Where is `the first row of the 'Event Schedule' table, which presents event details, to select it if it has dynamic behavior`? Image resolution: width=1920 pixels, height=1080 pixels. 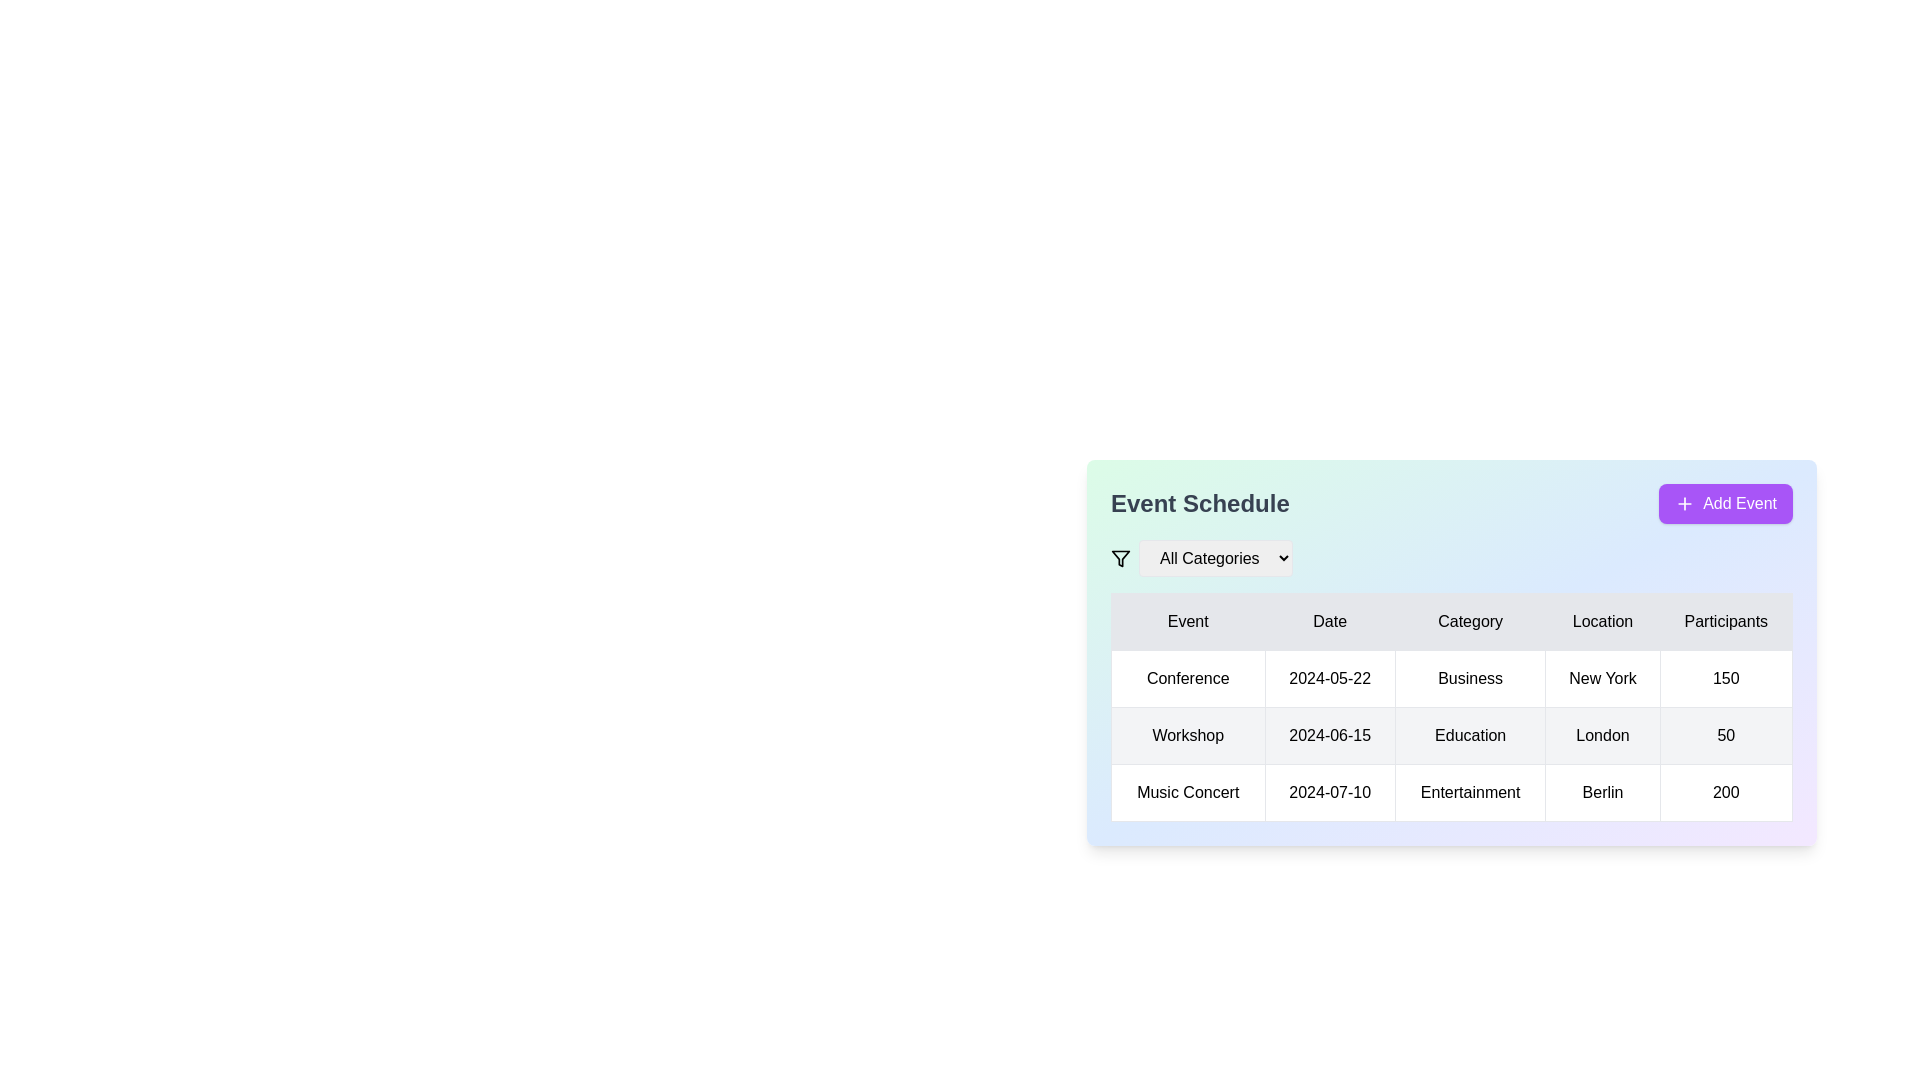
the first row of the 'Event Schedule' table, which presents event details, to select it if it has dynamic behavior is located at coordinates (1451, 677).